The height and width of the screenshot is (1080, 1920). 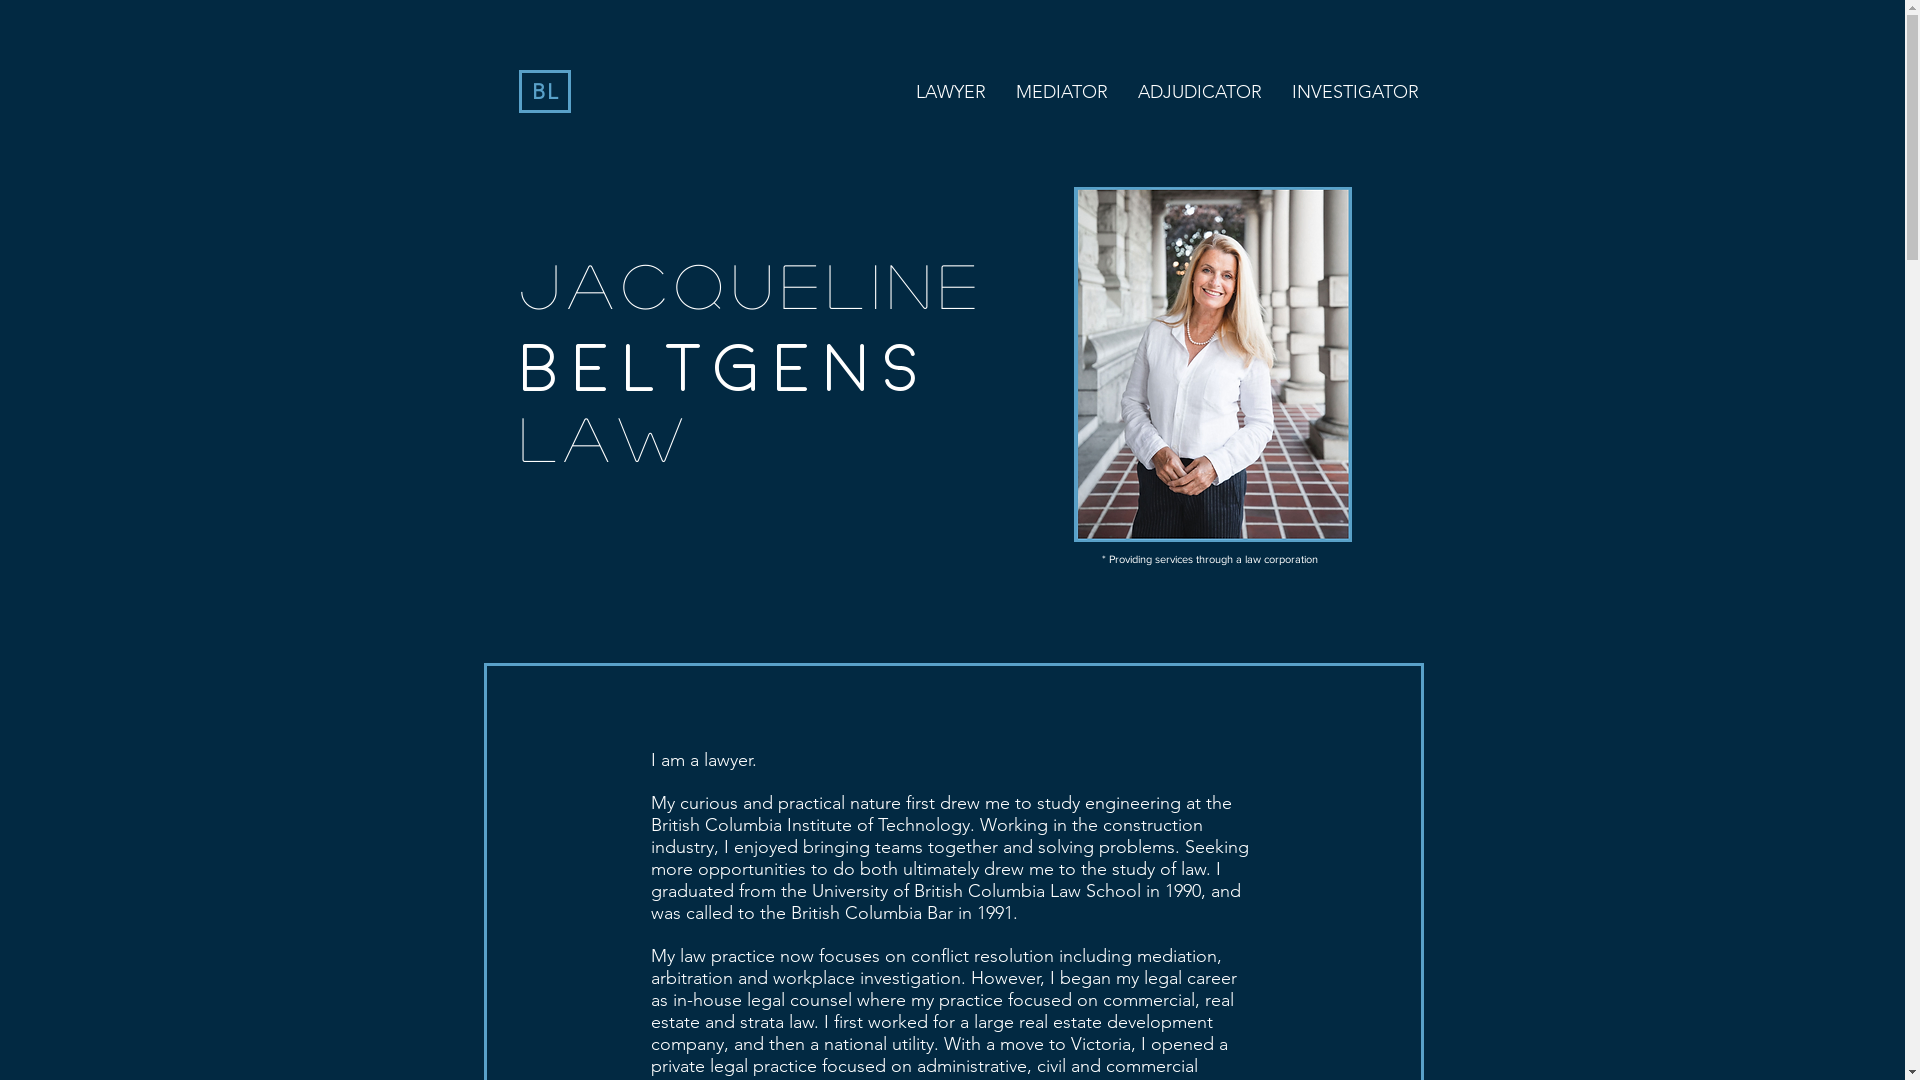 What do you see at coordinates (546, 91) in the screenshot?
I see `'BL'` at bounding box center [546, 91].